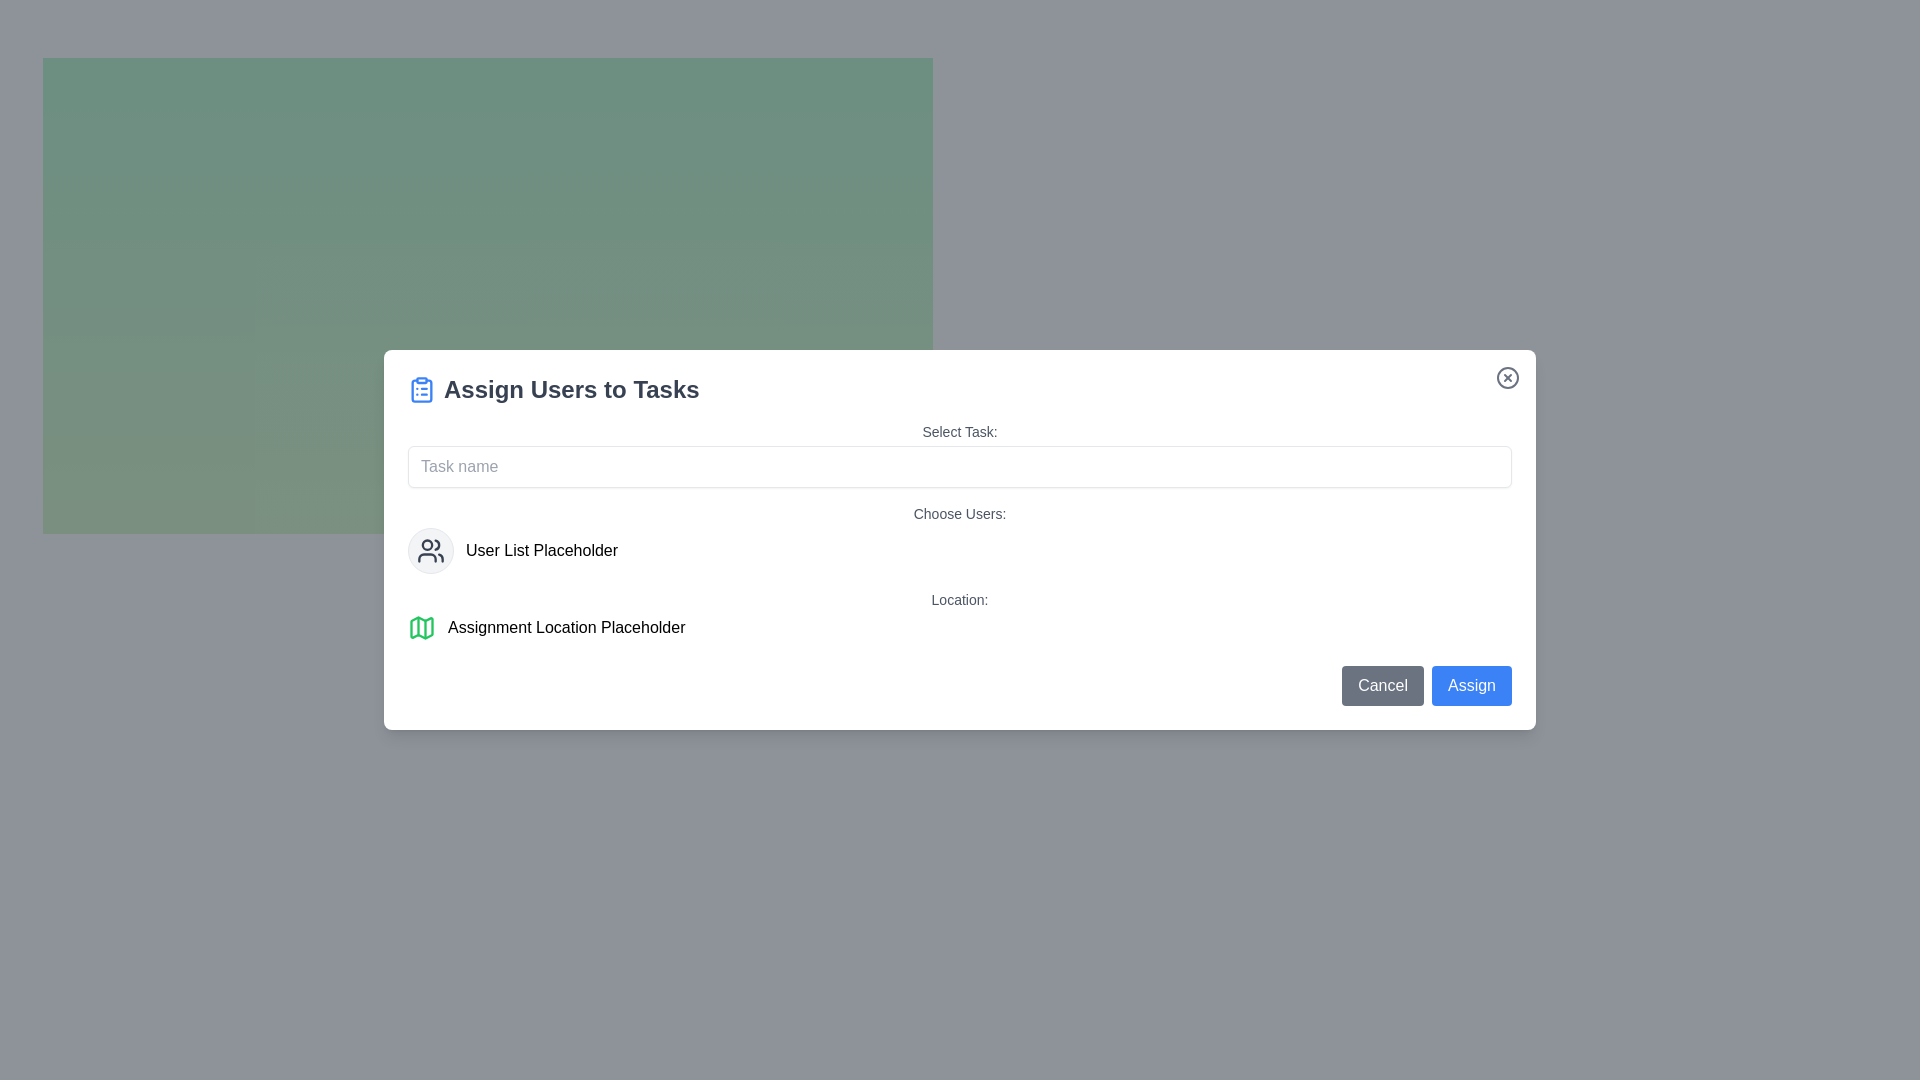  Describe the element at coordinates (421, 627) in the screenshot. I see `the 'Location' icon in the 'Assign Users to Tasks' dialog, which is paired with the label 'Assignment Location Placeholder.'` at that location.